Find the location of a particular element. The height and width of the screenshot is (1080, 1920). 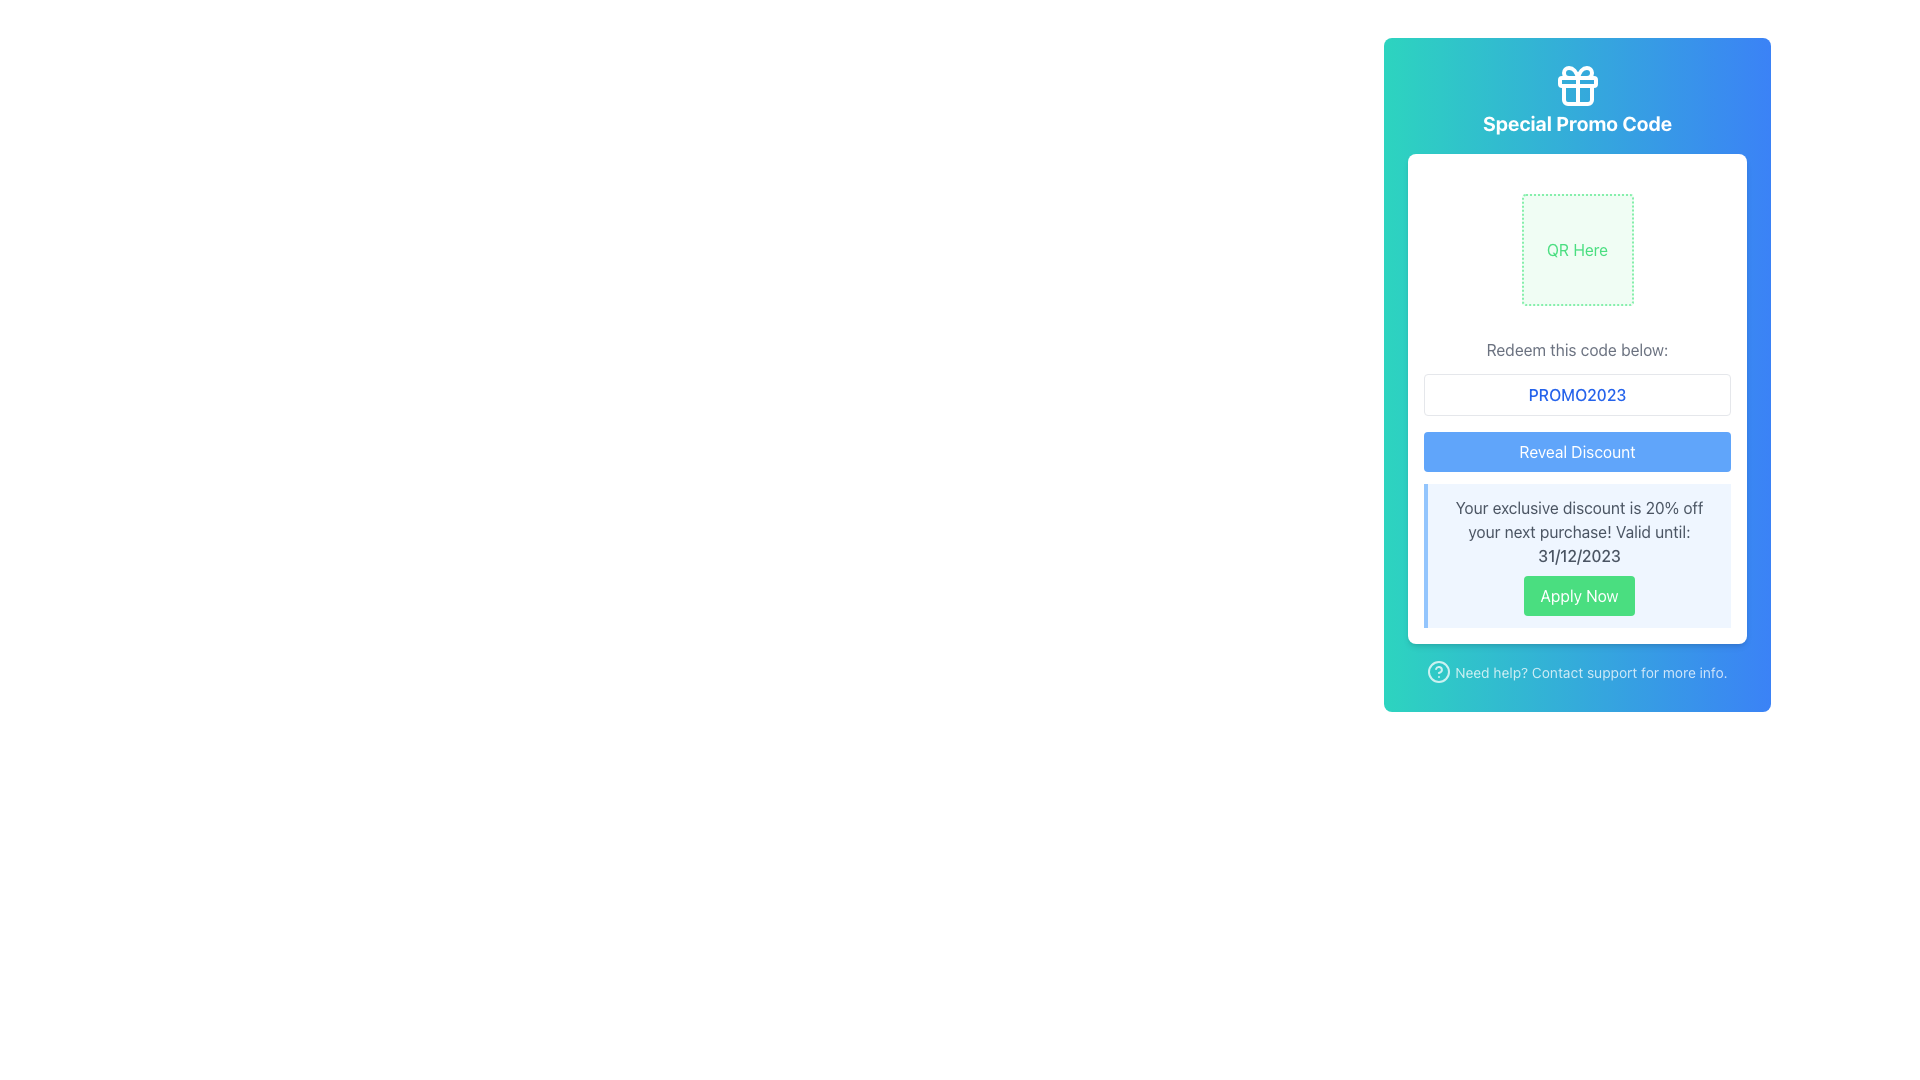

the decorative bottom part of the gift icon, which is centrally located near the bottom of the icon is located at coordinates (1576, 95).